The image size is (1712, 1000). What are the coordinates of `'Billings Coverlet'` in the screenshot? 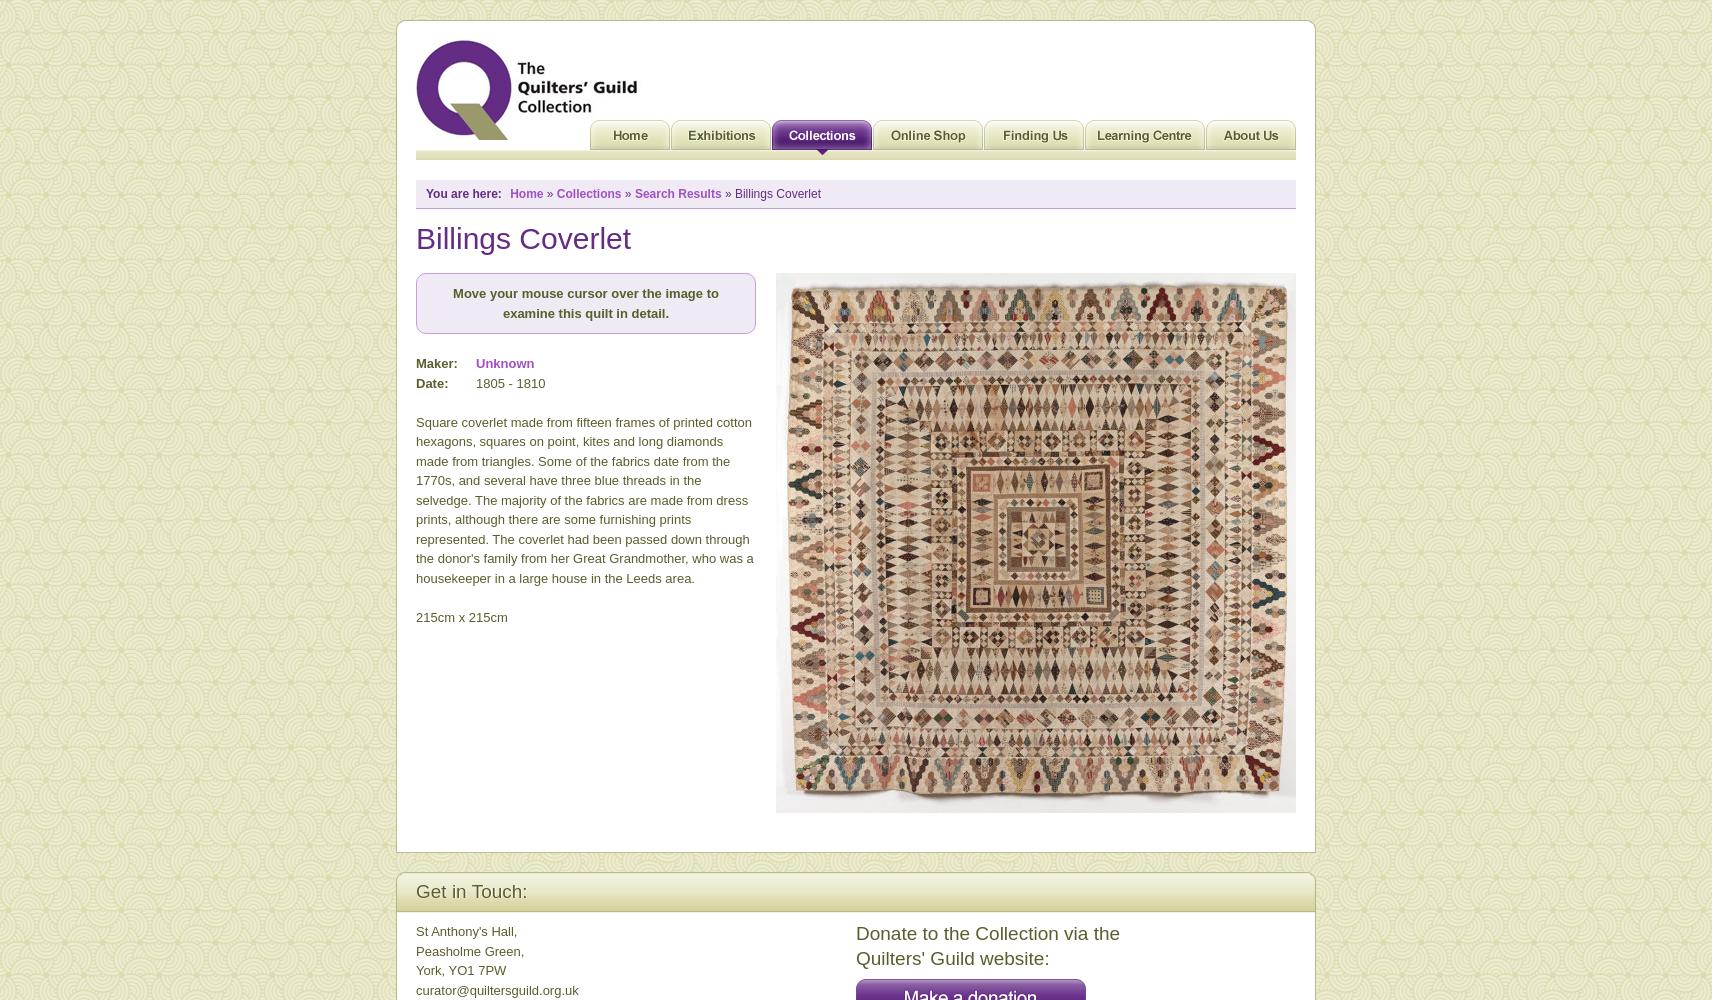 It's located at (522, 237).